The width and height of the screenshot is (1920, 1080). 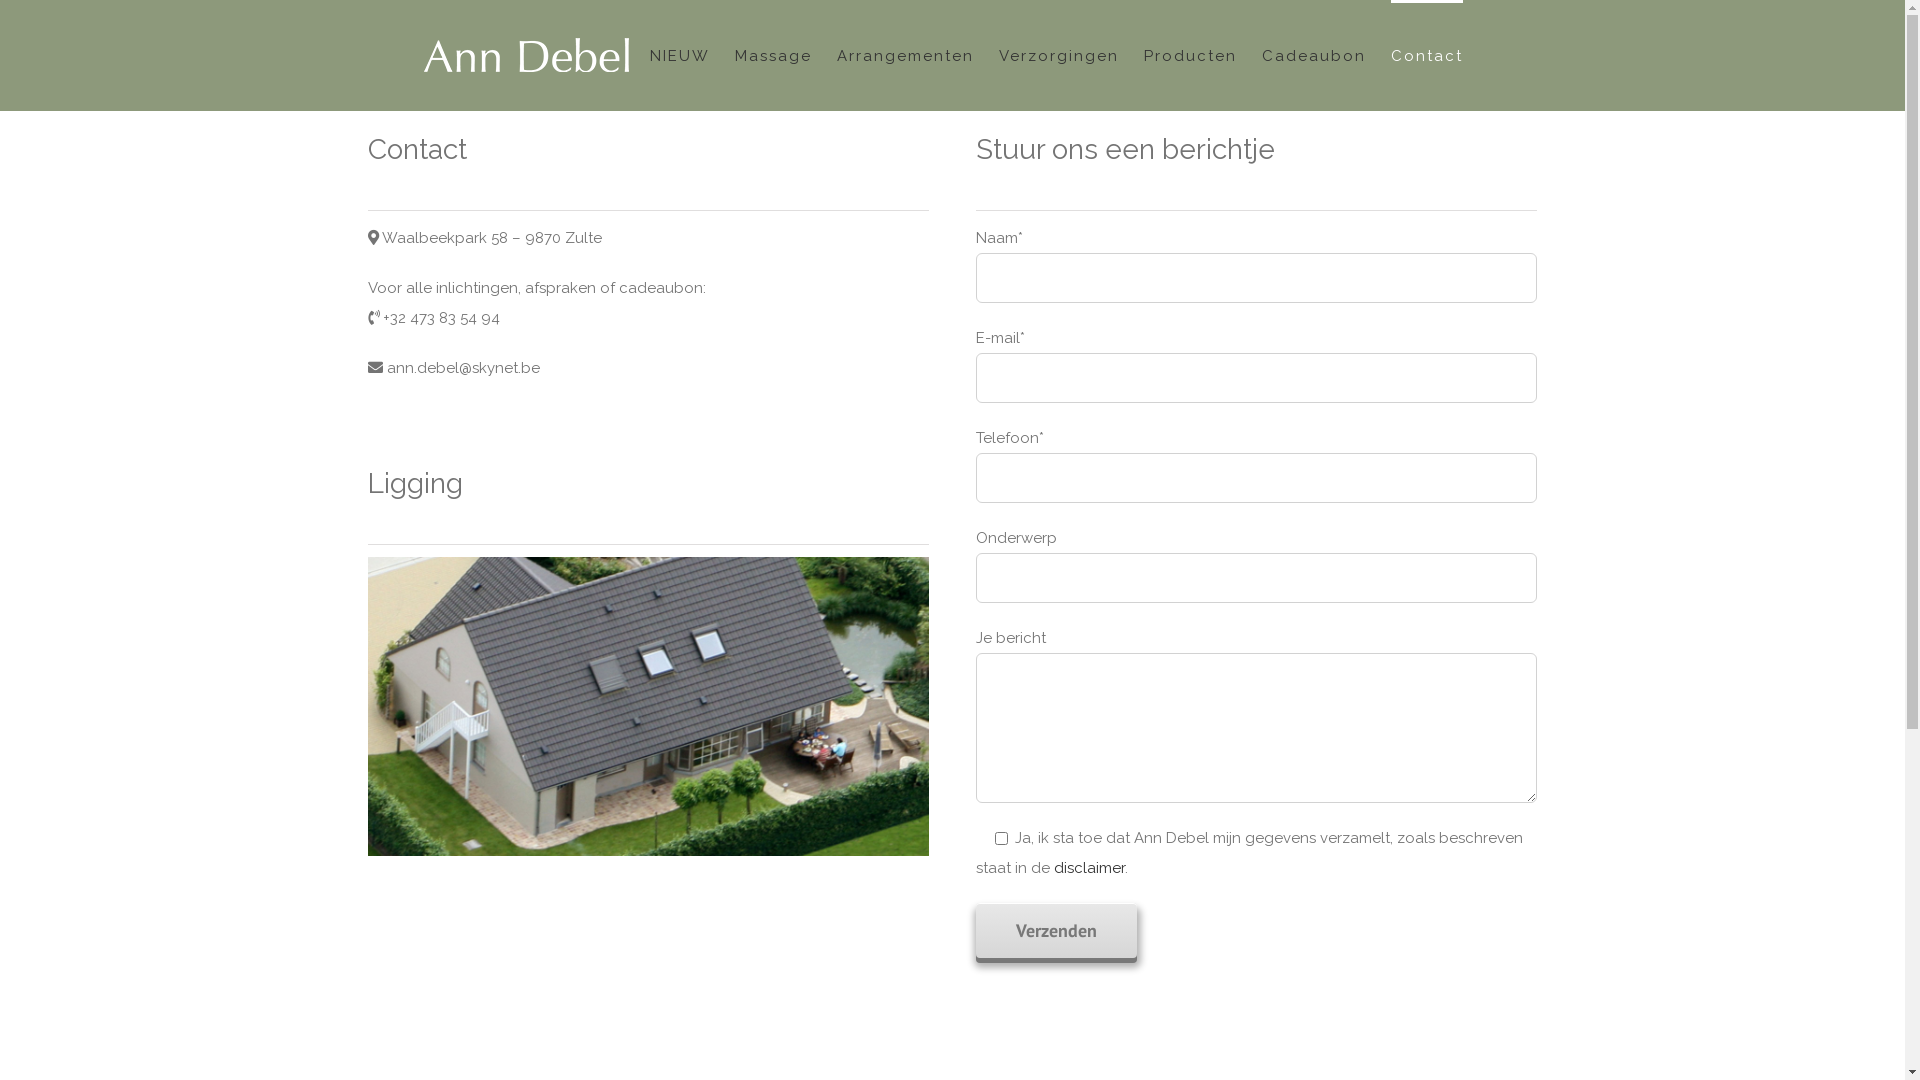 What do you see at coordinates (903, 53) in the screenshot?
I see `'Arrangementen'` at bounding box center [903, 53].